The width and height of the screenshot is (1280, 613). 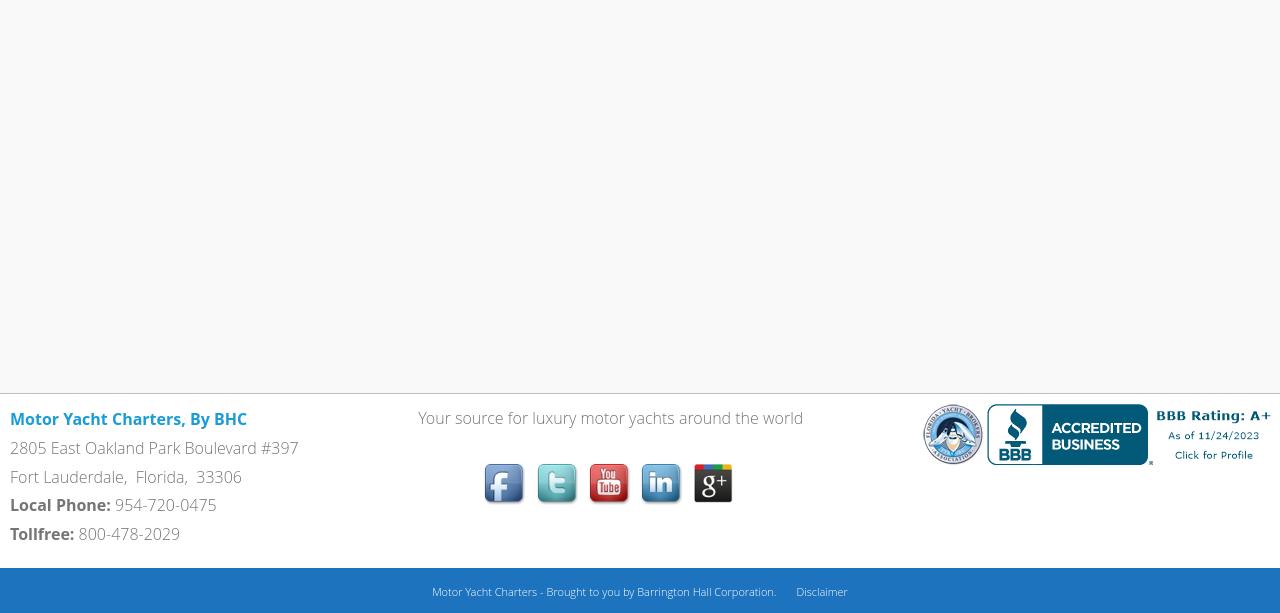 I want to click on 'Fort Lauderdale', so click(x=66, y=475).